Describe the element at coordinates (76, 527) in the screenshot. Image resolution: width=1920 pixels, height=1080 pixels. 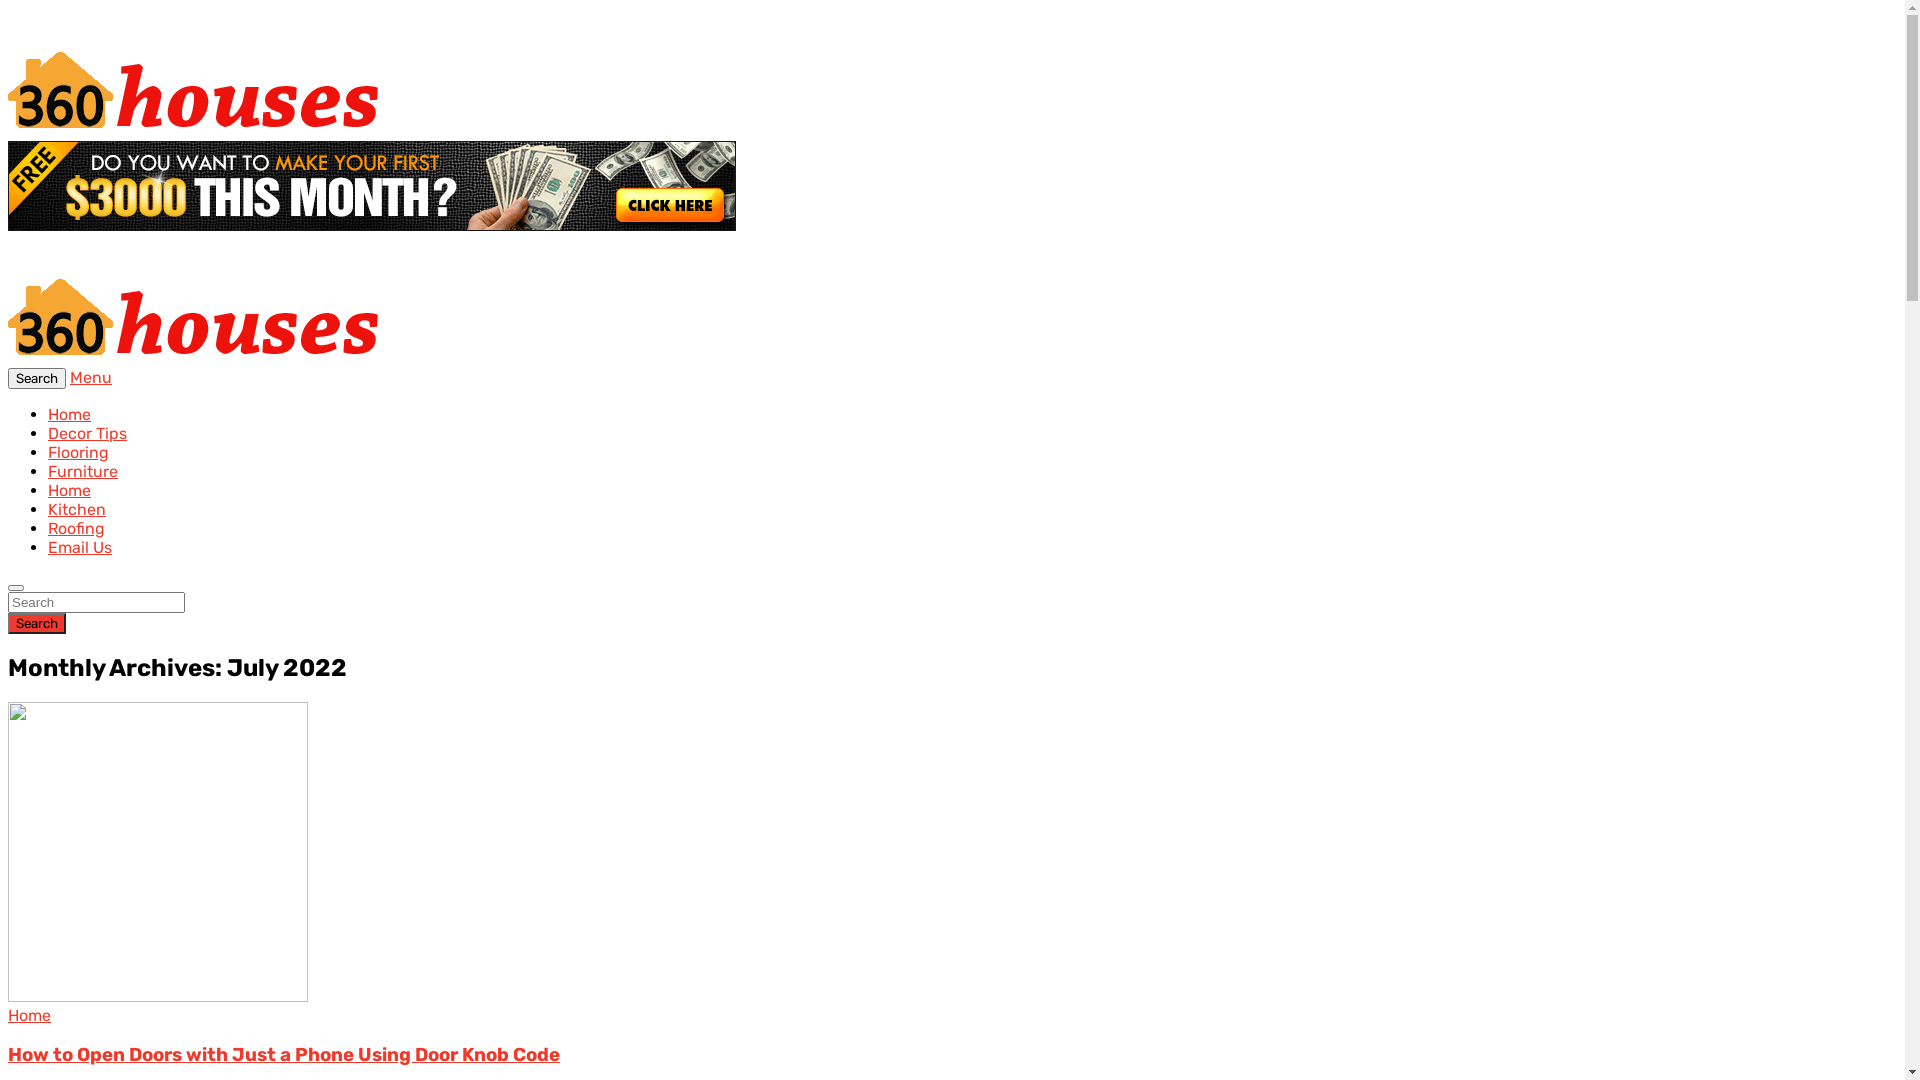
I see `'Roofing'` at that location.